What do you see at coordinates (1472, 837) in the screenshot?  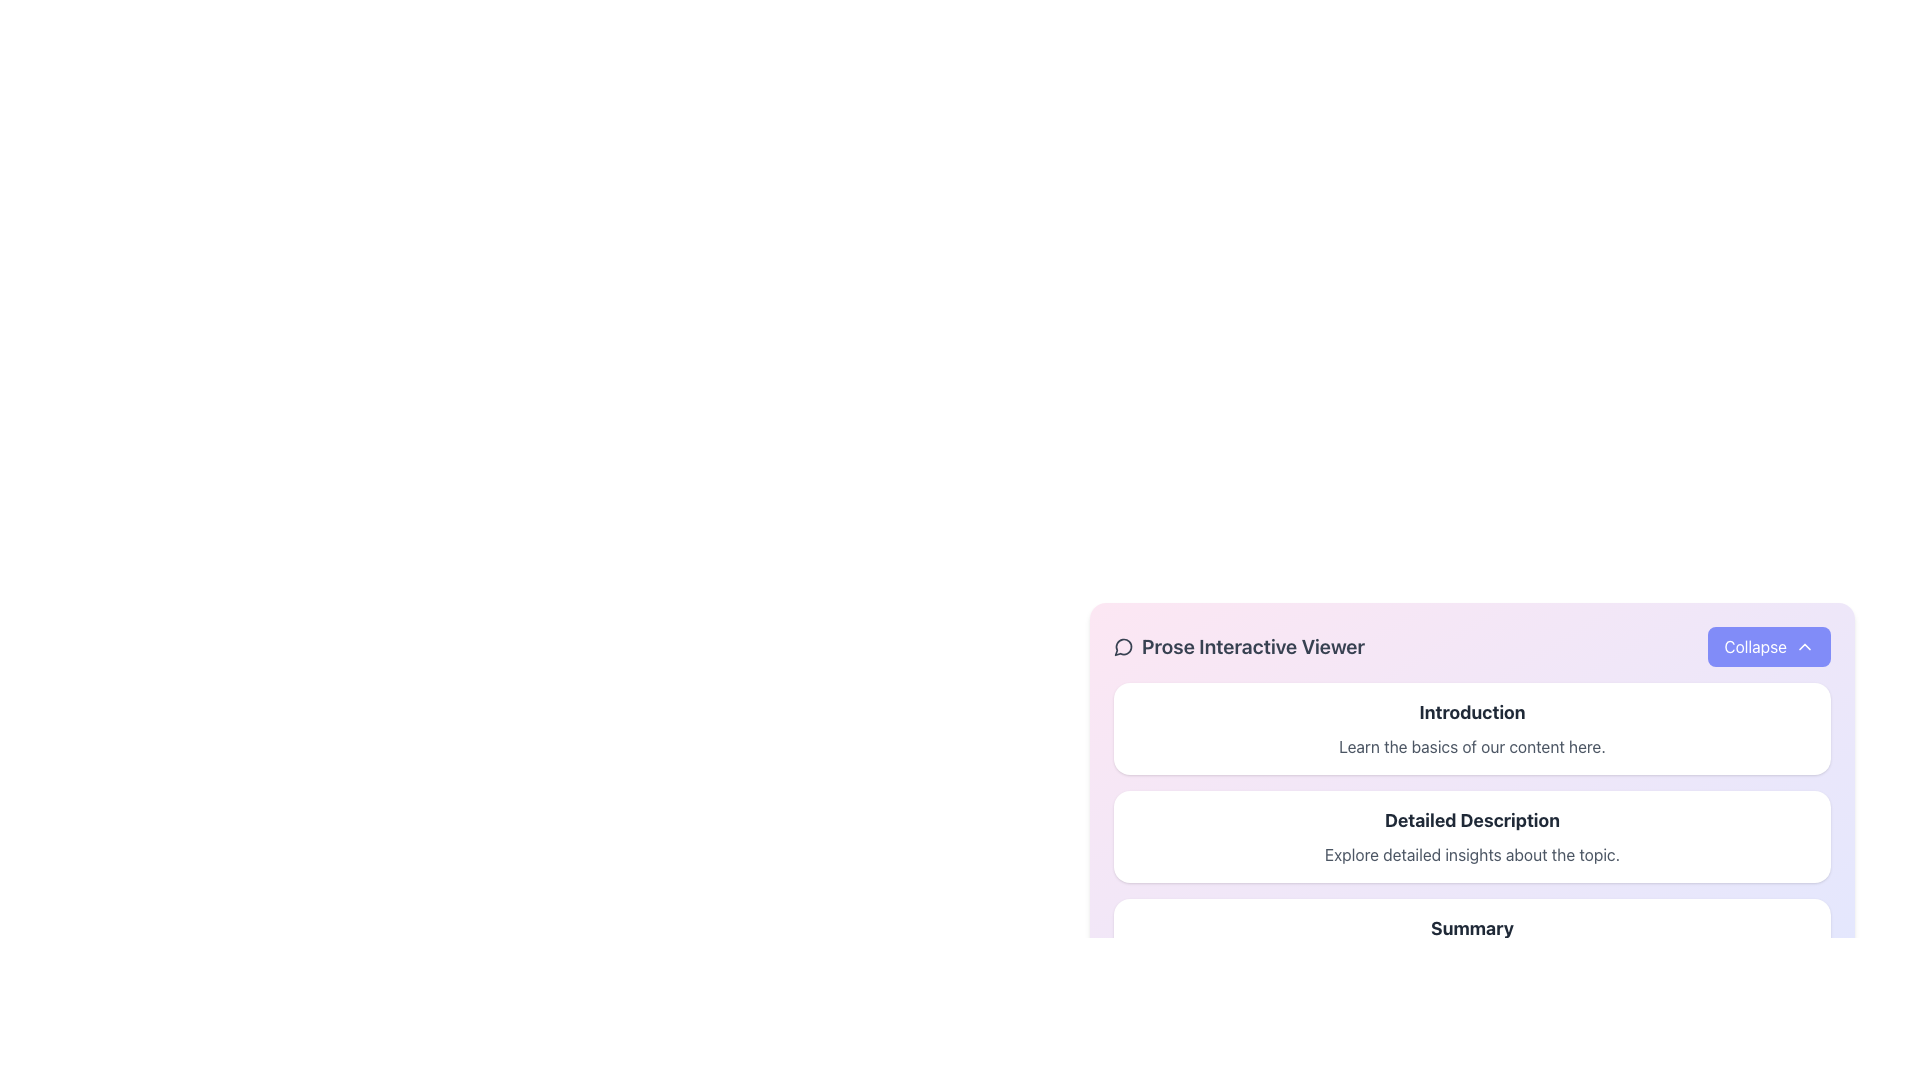 I see `the 'Detailed Description' content block, which is the second section among three major content blocks, featuring a title in bold and a description in smaller gray text` at bounding box center [1472, 837].